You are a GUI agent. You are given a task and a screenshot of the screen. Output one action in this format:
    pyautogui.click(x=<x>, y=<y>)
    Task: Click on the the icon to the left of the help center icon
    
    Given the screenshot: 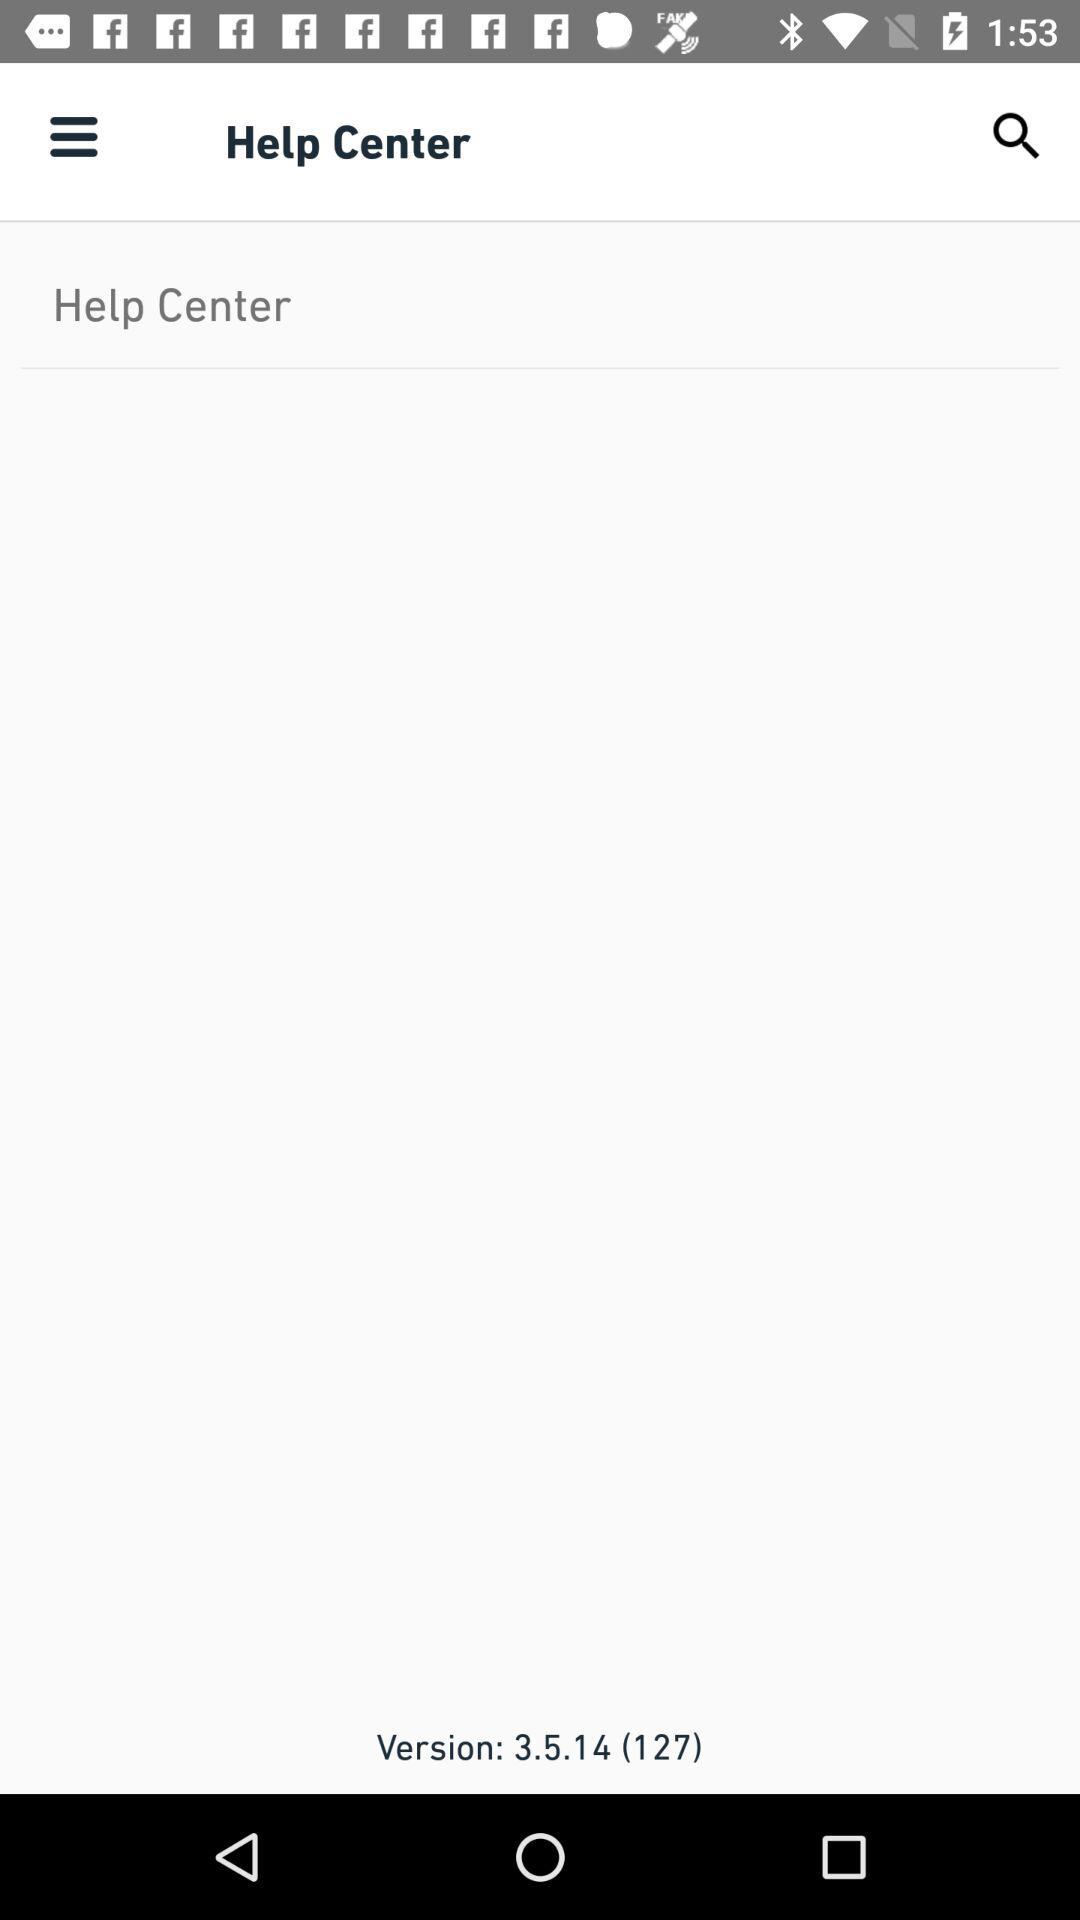 What is the action you would take?
    pyautogui.click(x=72, y=135)
    